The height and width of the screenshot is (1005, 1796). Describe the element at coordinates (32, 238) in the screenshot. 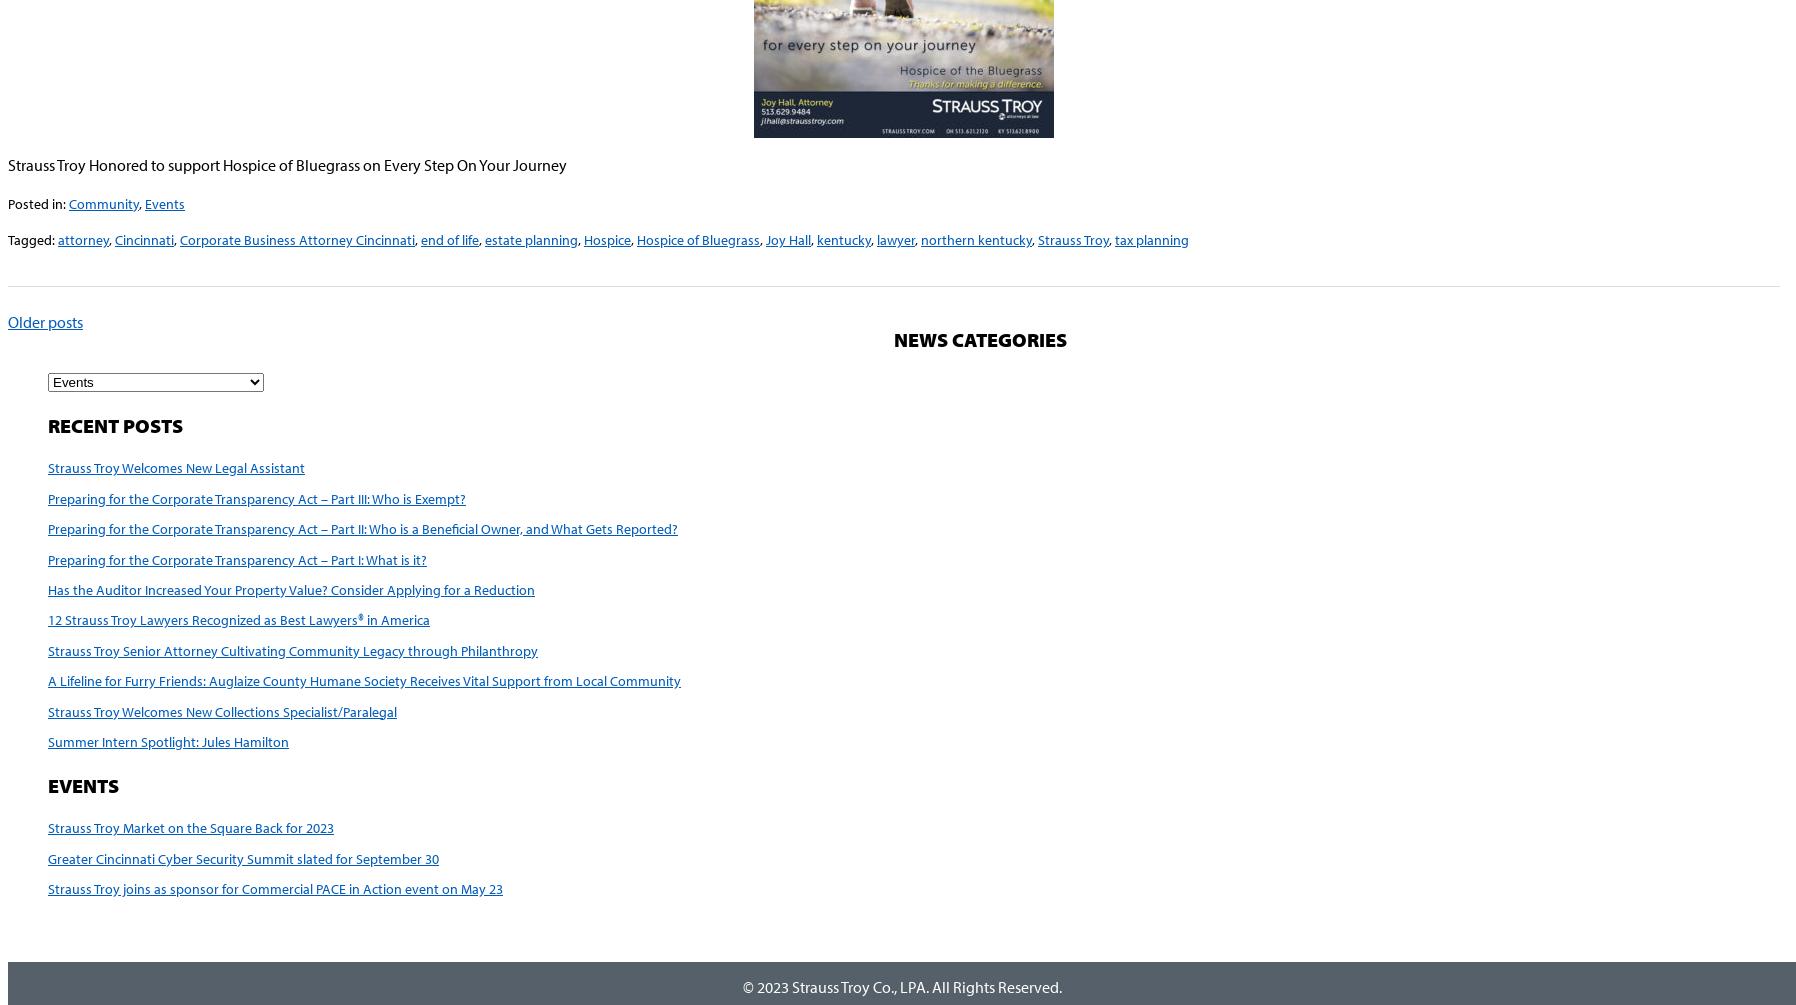

I see `'Tagged:'` at that location.